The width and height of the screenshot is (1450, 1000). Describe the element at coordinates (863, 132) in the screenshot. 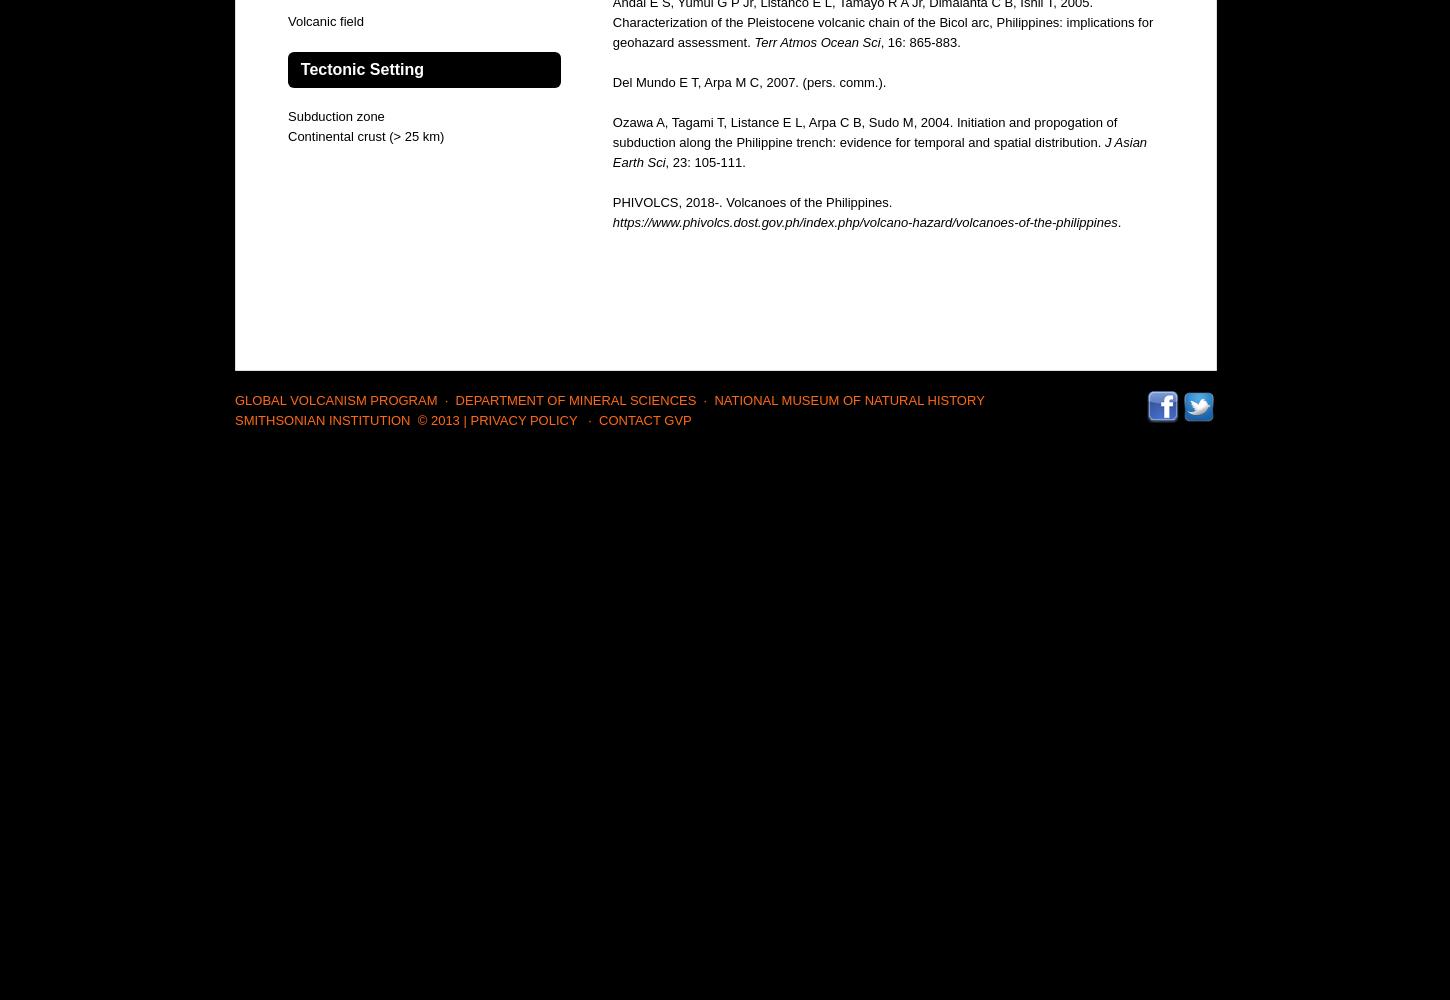

I see `'Ozawa A, Tagami T, Listance E L, Arpa C B, Sudo M, 2004. Initiation and propogation of subduction along the Philippine trench: evidence for temporal and spatial distribution.'` at that location.